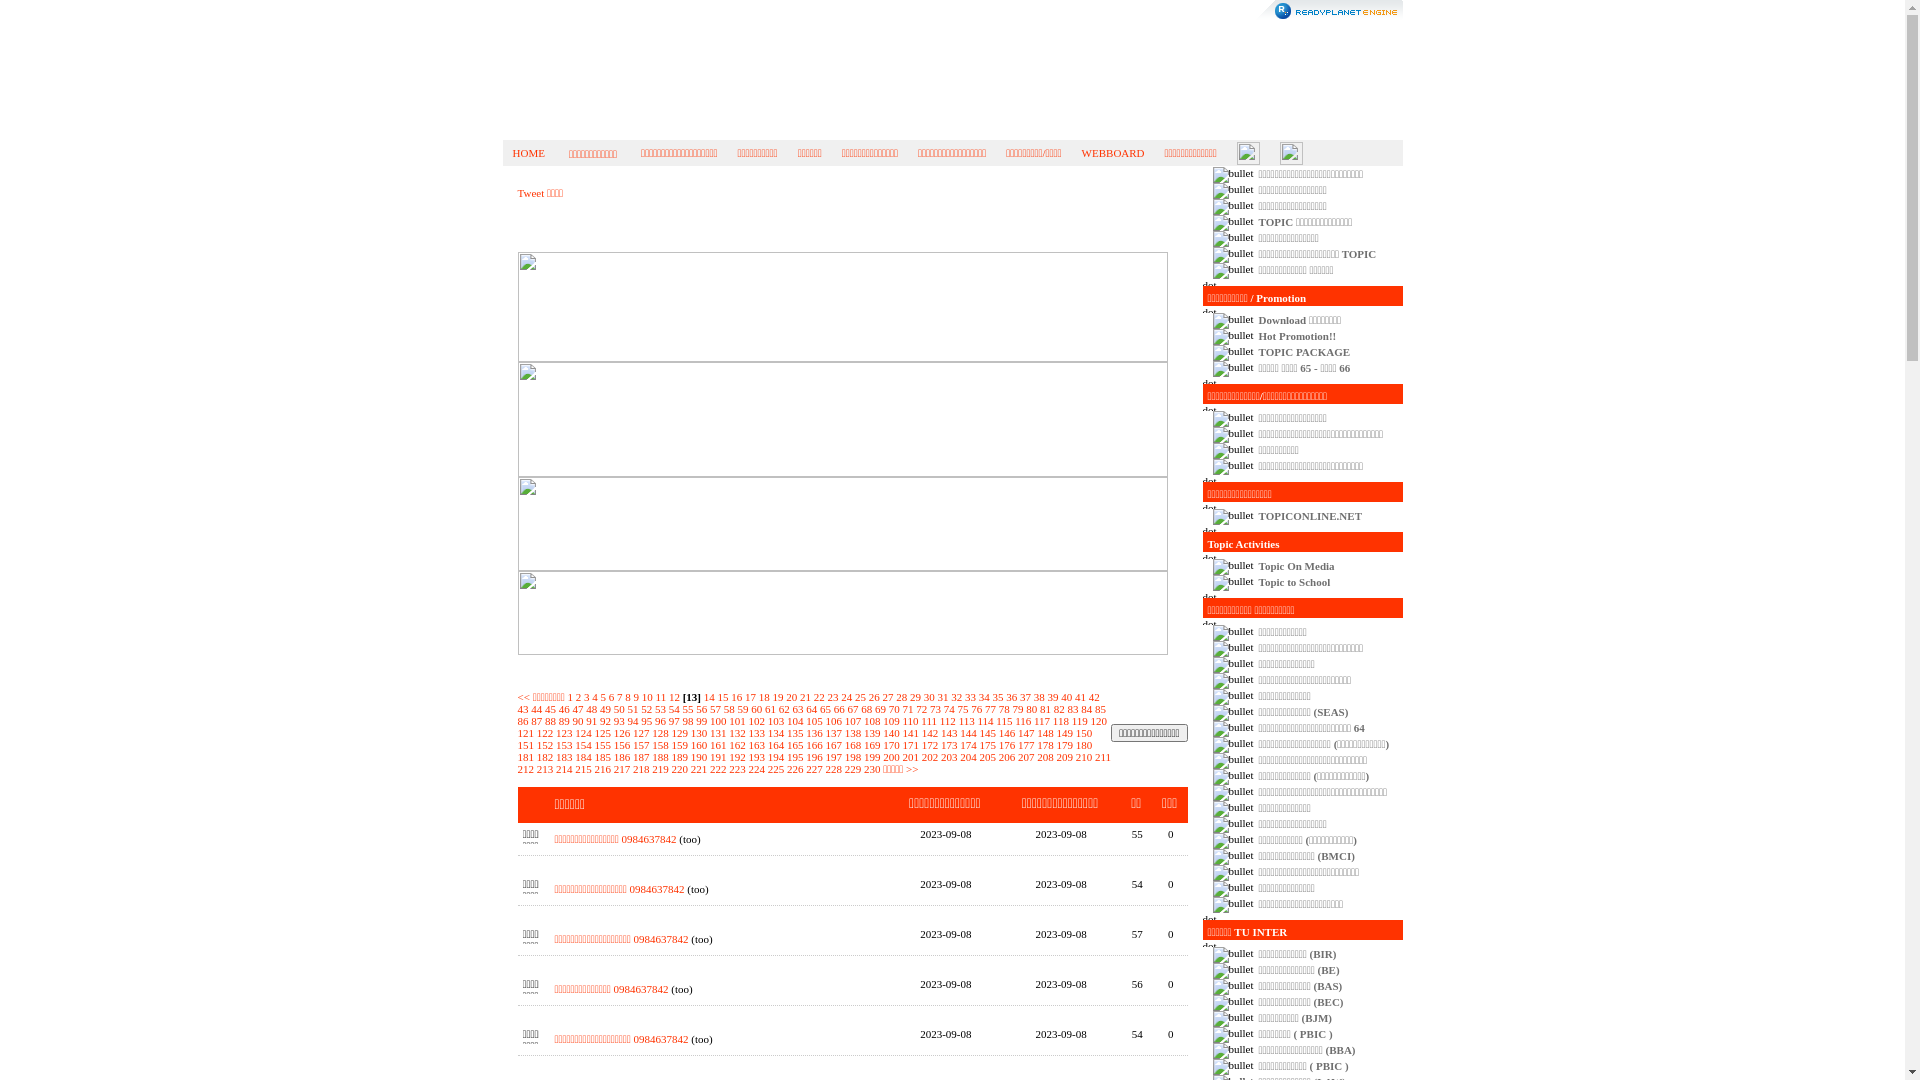 This screenshot has width=1920, height=1080. What do you see at coordinates (1296, 566) in the screenshot?
I see `'Topic On Media'` at bounding box center [1296, 566].